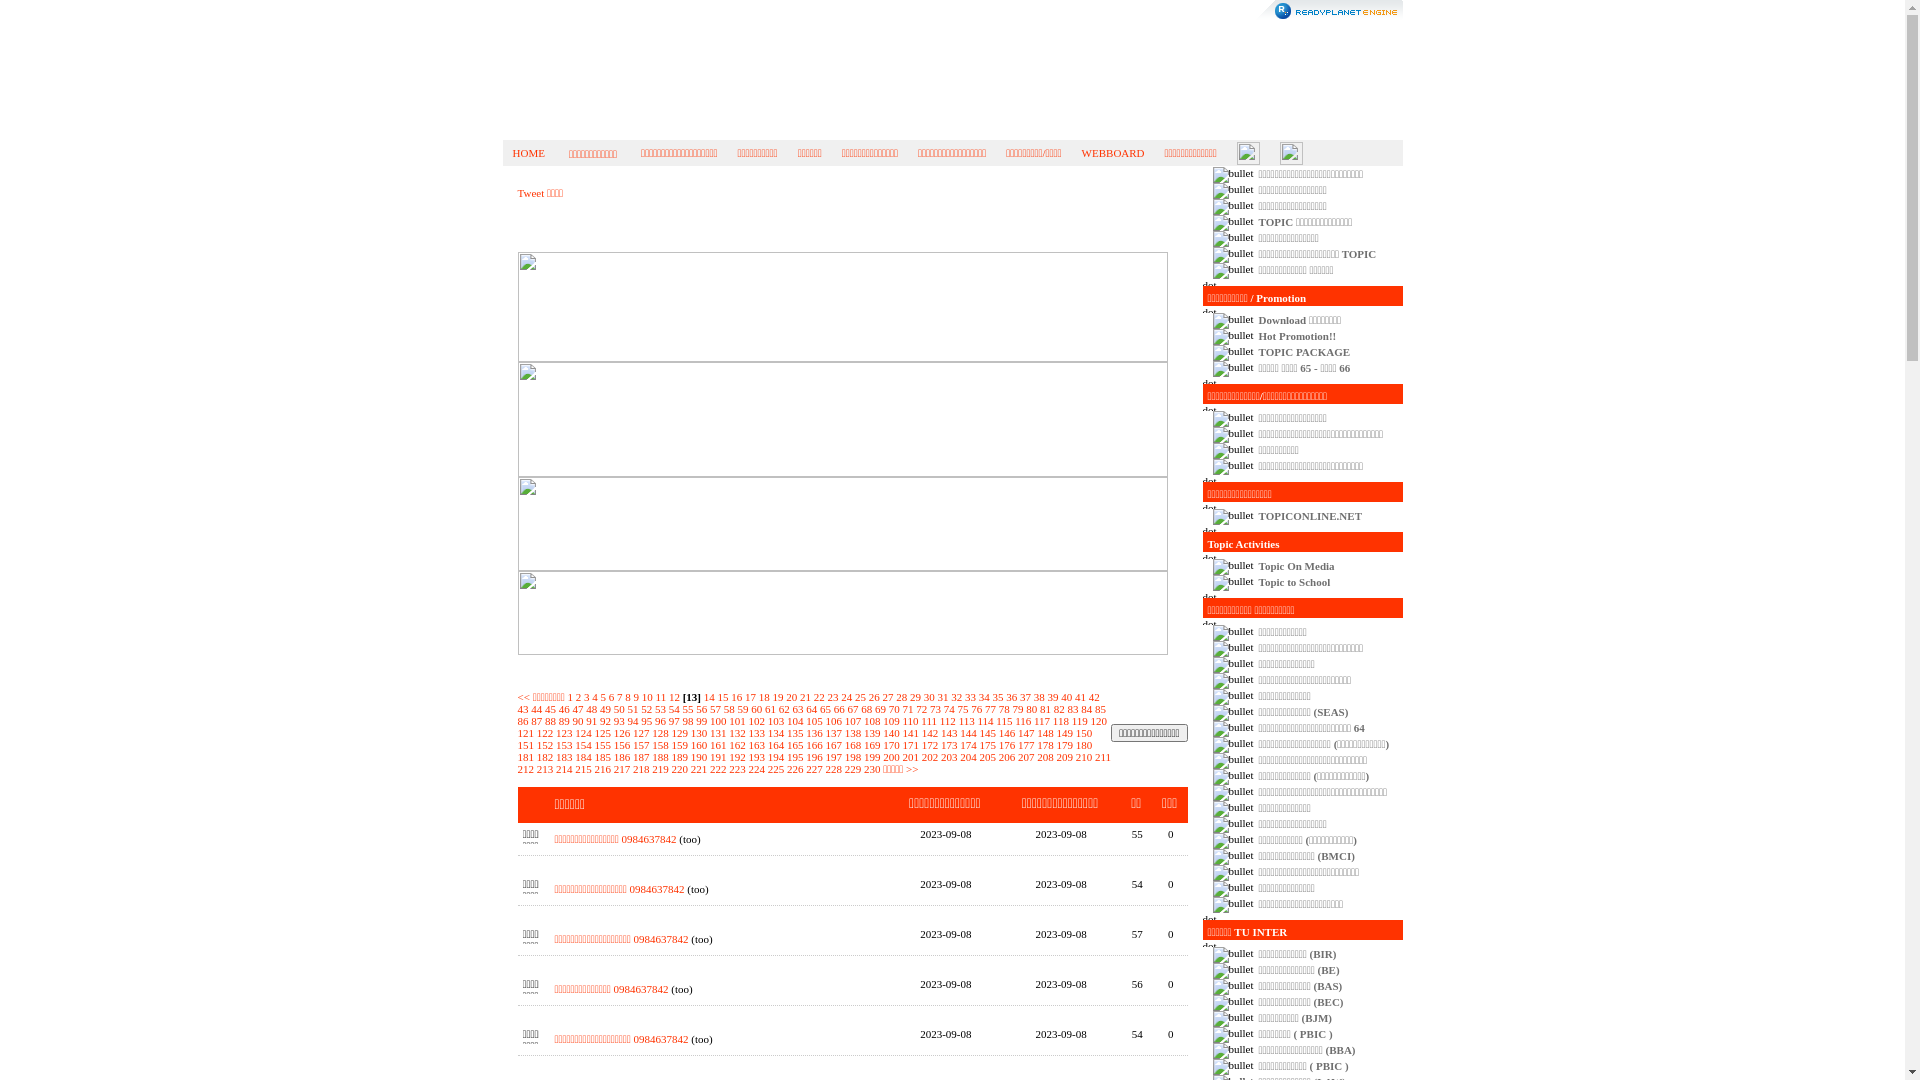 This screenshot has width=1920, height=1080. What do you see at coordinates (1296, 566) in the screenshot?
I see `'Topic On Media'` at bounding box center [1296, 566].